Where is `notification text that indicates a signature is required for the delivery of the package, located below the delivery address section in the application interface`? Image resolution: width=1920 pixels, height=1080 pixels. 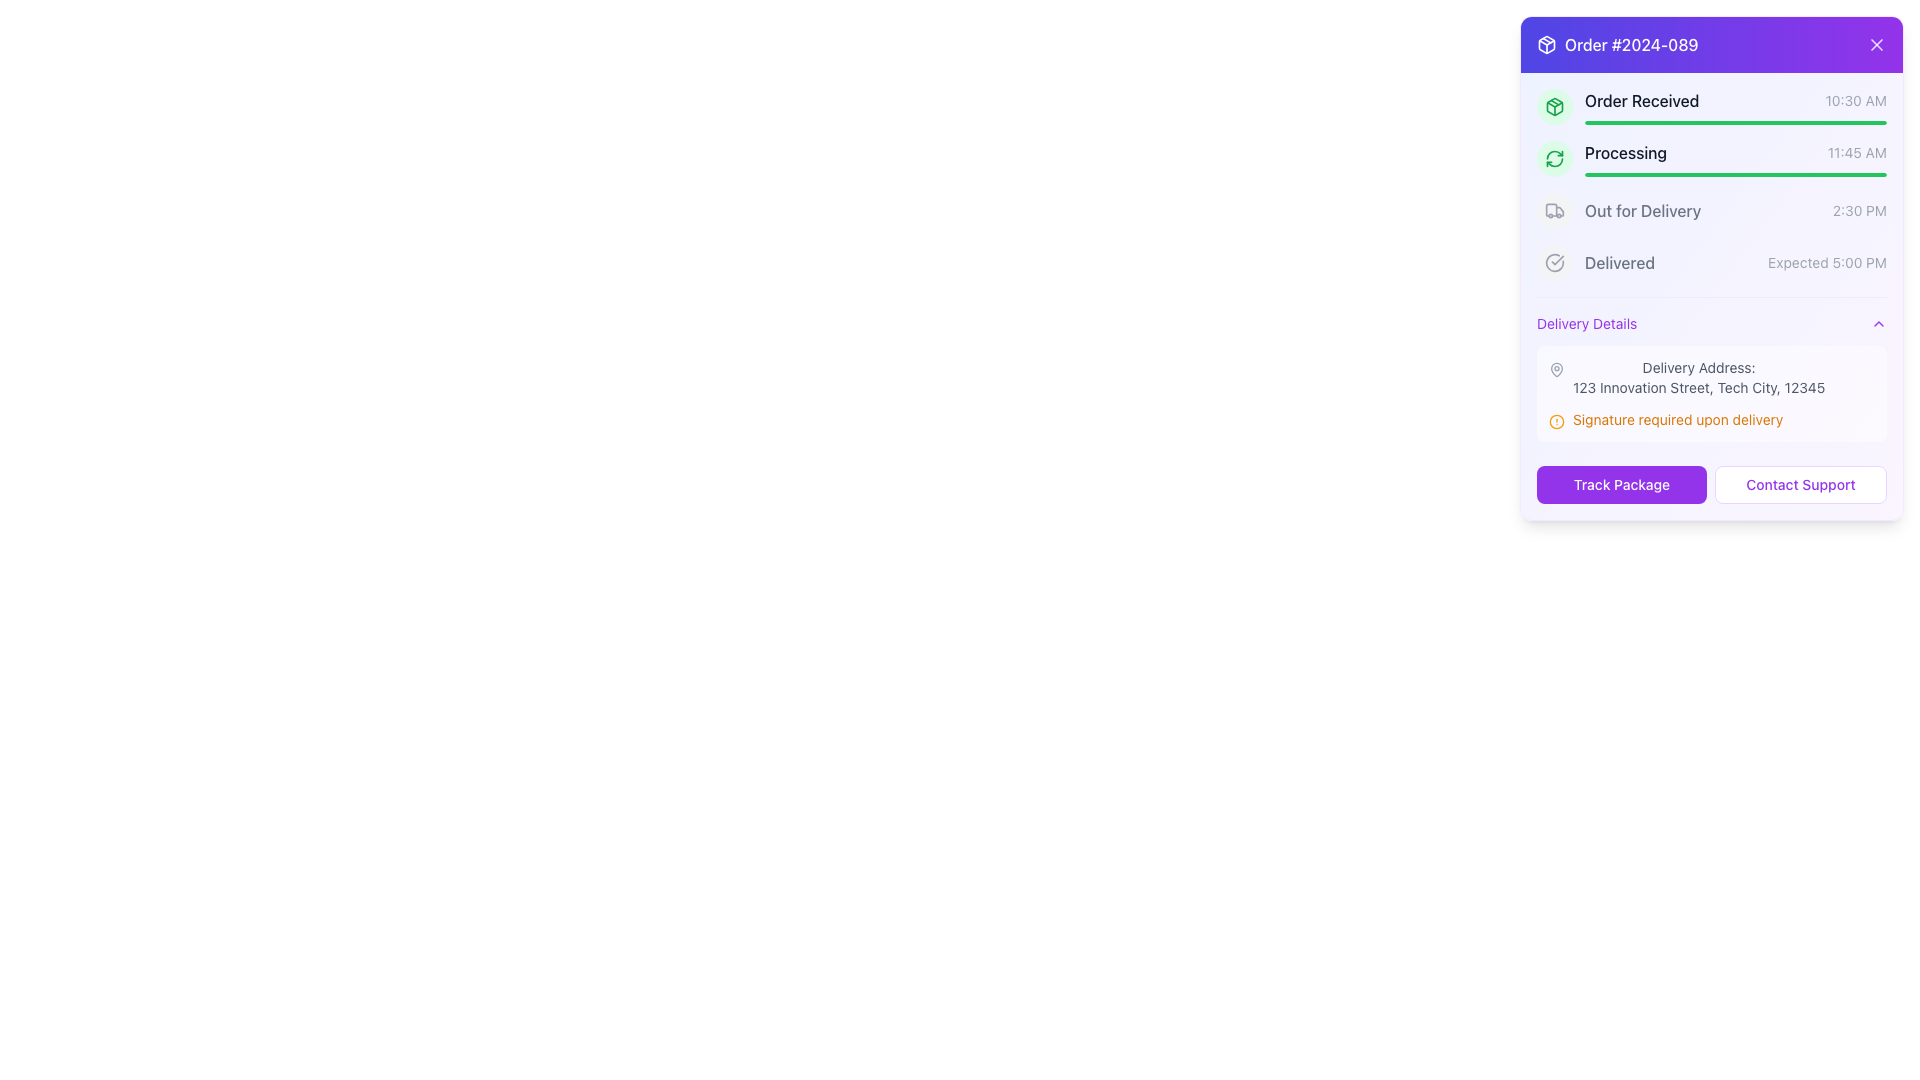 notification text that indicates a signature is required for the delivery of the package, located below the delivery address section in the application interface is located at coordinates (1711, 419).